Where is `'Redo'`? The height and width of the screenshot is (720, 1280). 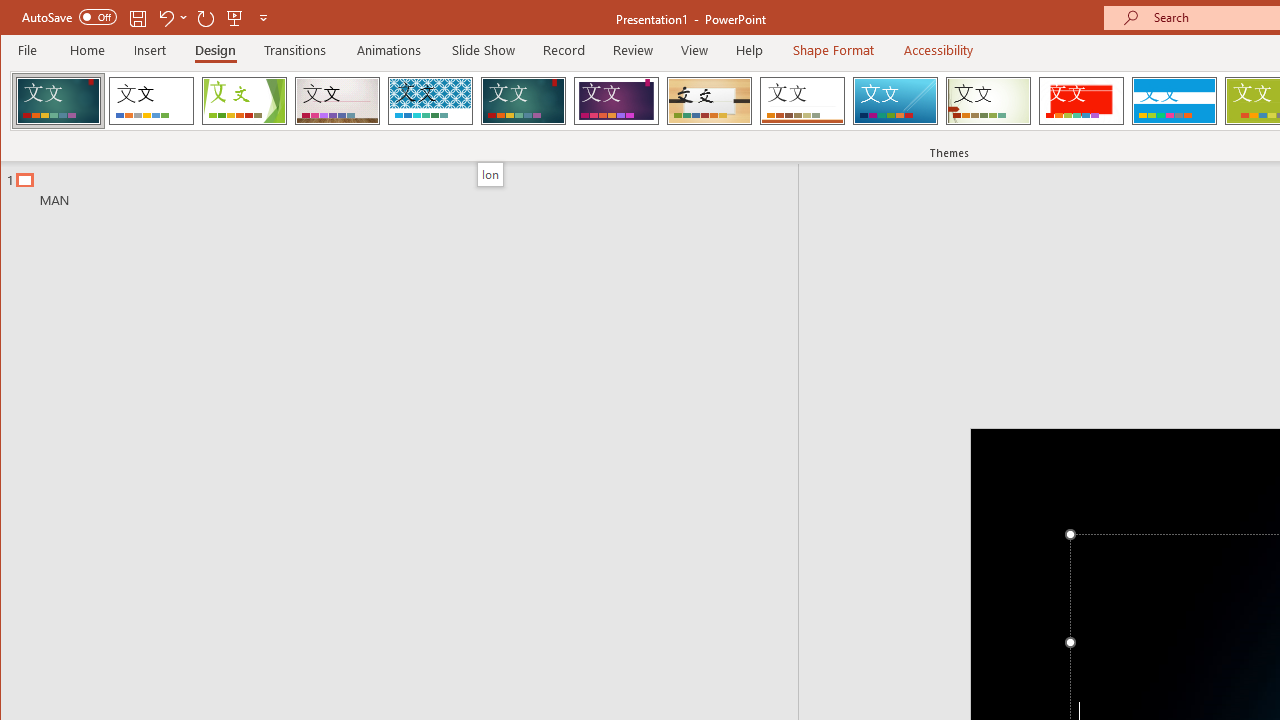
'Redo' is located at coordinates (206, 17).